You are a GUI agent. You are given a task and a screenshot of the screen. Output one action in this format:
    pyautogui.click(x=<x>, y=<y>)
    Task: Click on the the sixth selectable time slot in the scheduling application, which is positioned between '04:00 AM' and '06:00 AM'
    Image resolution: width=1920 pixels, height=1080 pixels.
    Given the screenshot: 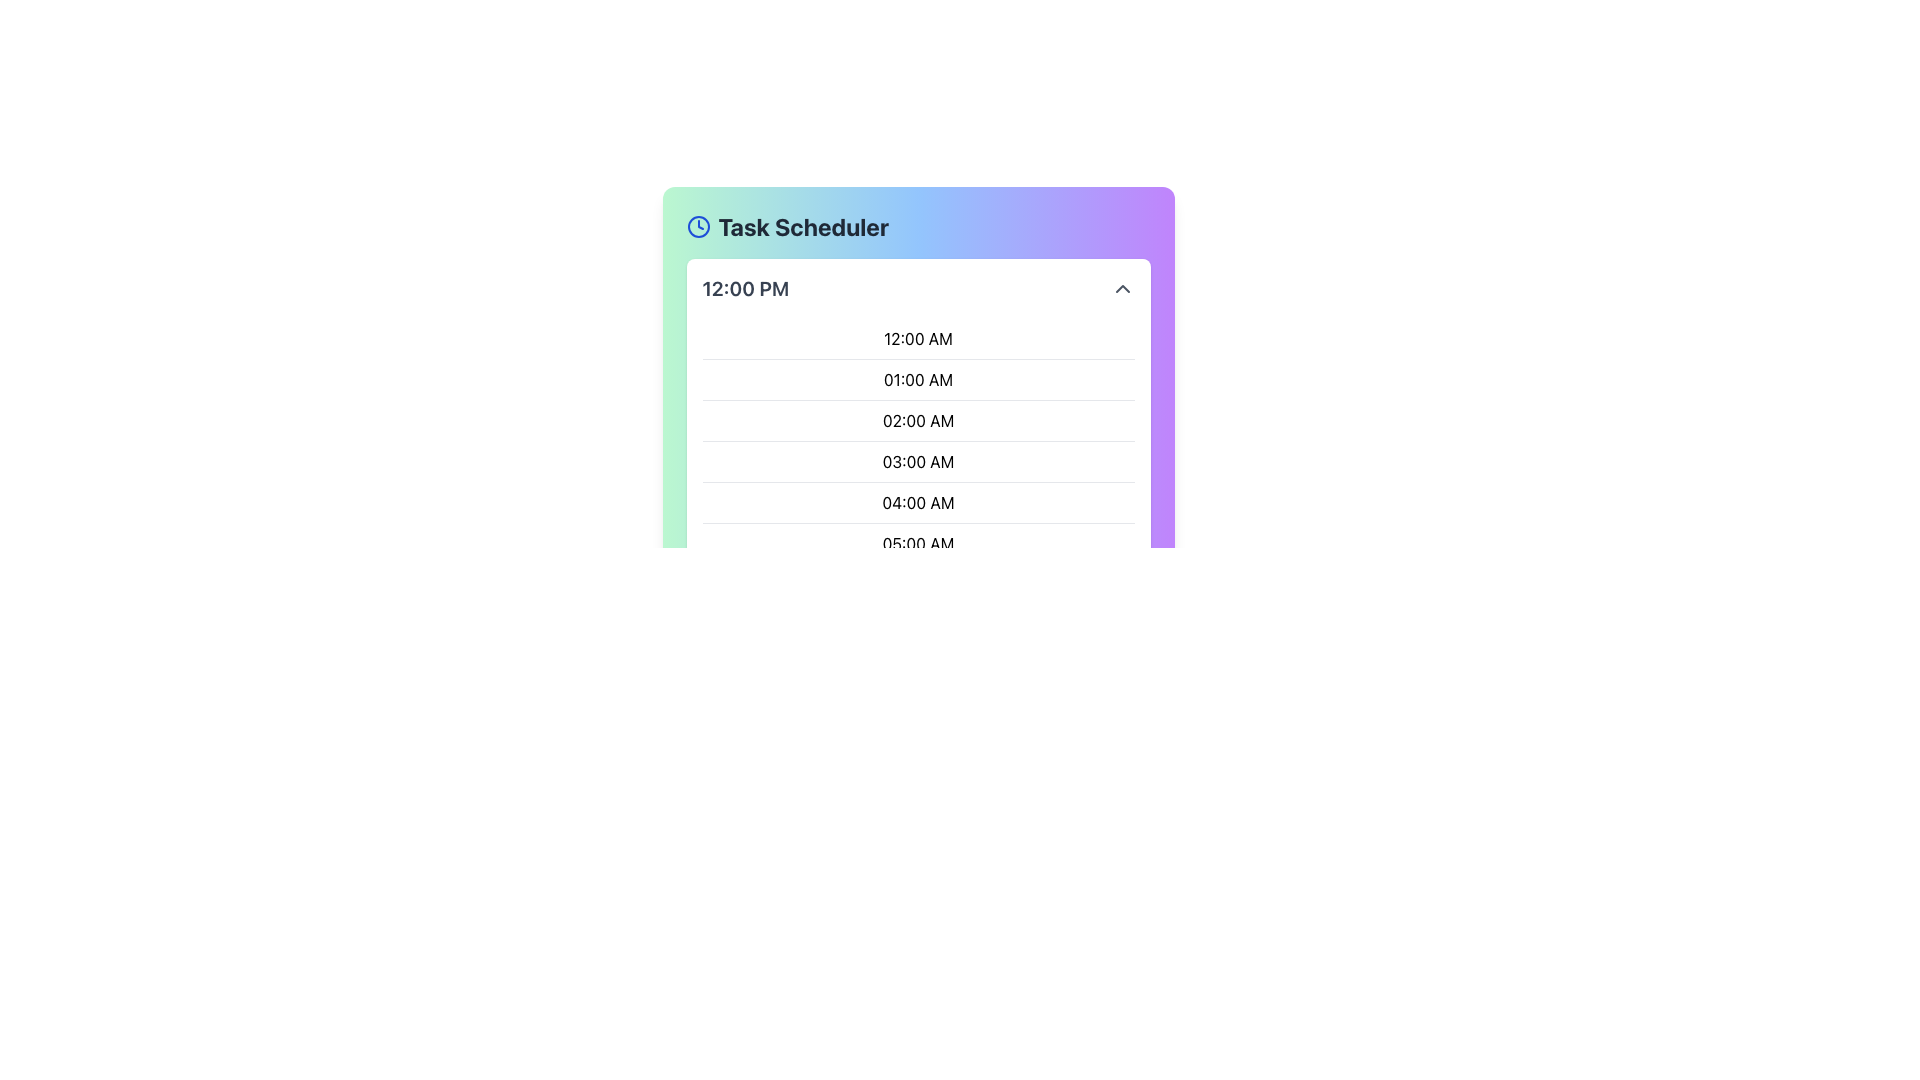 What is the action you would take?
    pyautogui.click(x=917, y=543)
    